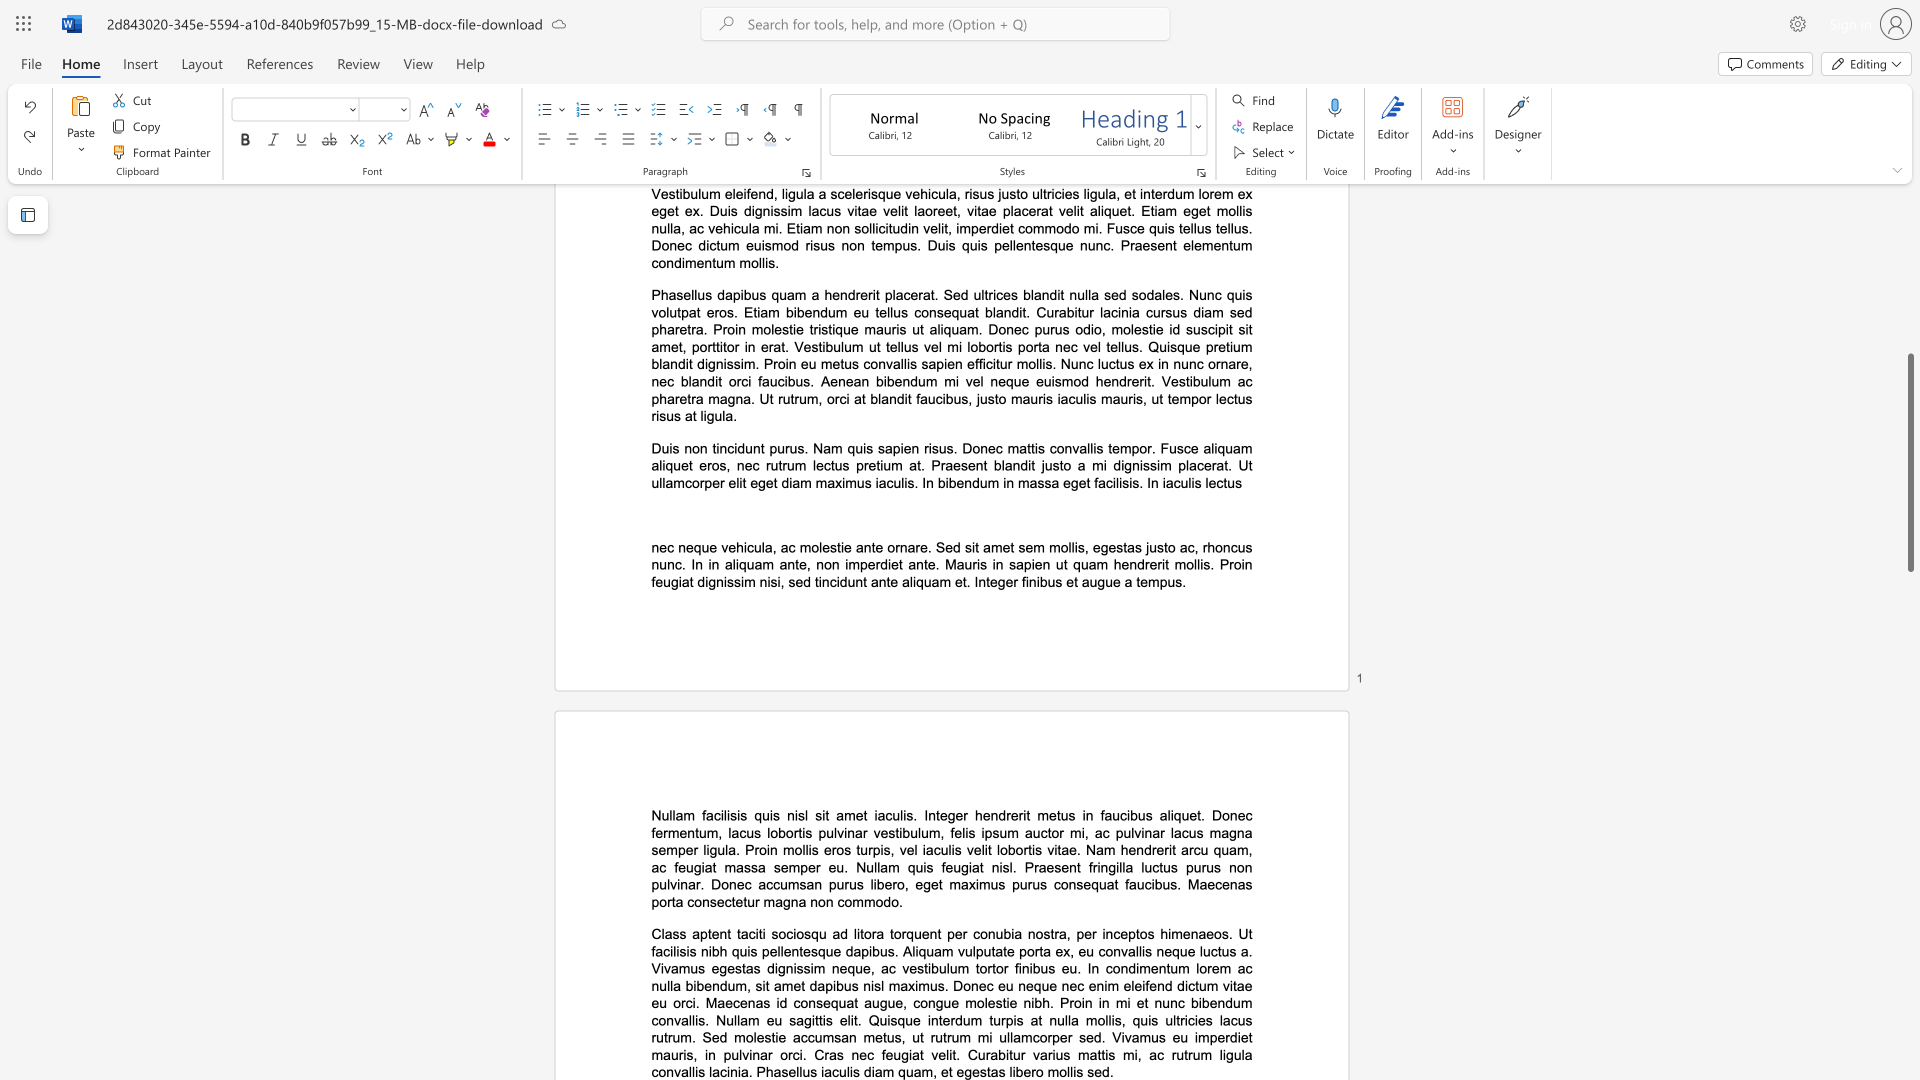 Image resolution: width=1920 pixels, height=1080 pixels. I want to click on the subset text "us a. Vivamus egestas dignissim neque, ac vestibulum tortor finibus eu. In condimentum lorem ac nulla bibendum, sit amet dapibus nisl maximus. Donec eu neque nec enim eleifend dictum vitae eu orci. Maecenas id consequat augue, congue molestie nibh. Proin in mi et" within the text "Class aptent taciti sociosqu ad litora torquent per conubia nostra, per inceptos himenaeos. Ut facilisis nibh quis pellentesque dapibus. Aliquam vulputate porta ex, eu convallis neque luctus a. Vivamus egestas dignissim neque, ac vestibulum tortor finibus eu. In condimentum lorem ac nulla bibendum, sit amet dapibus nisl maximus. Donec eu neque nec enim eleifend dictum vitae eu orci. Maecenas id consequat augue, congue molestie nibh. Proin in mi et nunc bibendum convallis. Nullam eu sagittis elit. Quisque interdum turpis at nulla mollis, quis ultricies lacus rutrum. Sed molestie accumsan metus, ut rutrum mi ullamcorper sed. Vivamus eu imperdiet mauris, in pulvinar orci. Cras nec feugiat velit. Curabitur varius mattis mi, ac rutrum ligula convallis lacinia. Phasellus iaculis diam quam, et egestas libero mollis sed.", so click(1220, 950).